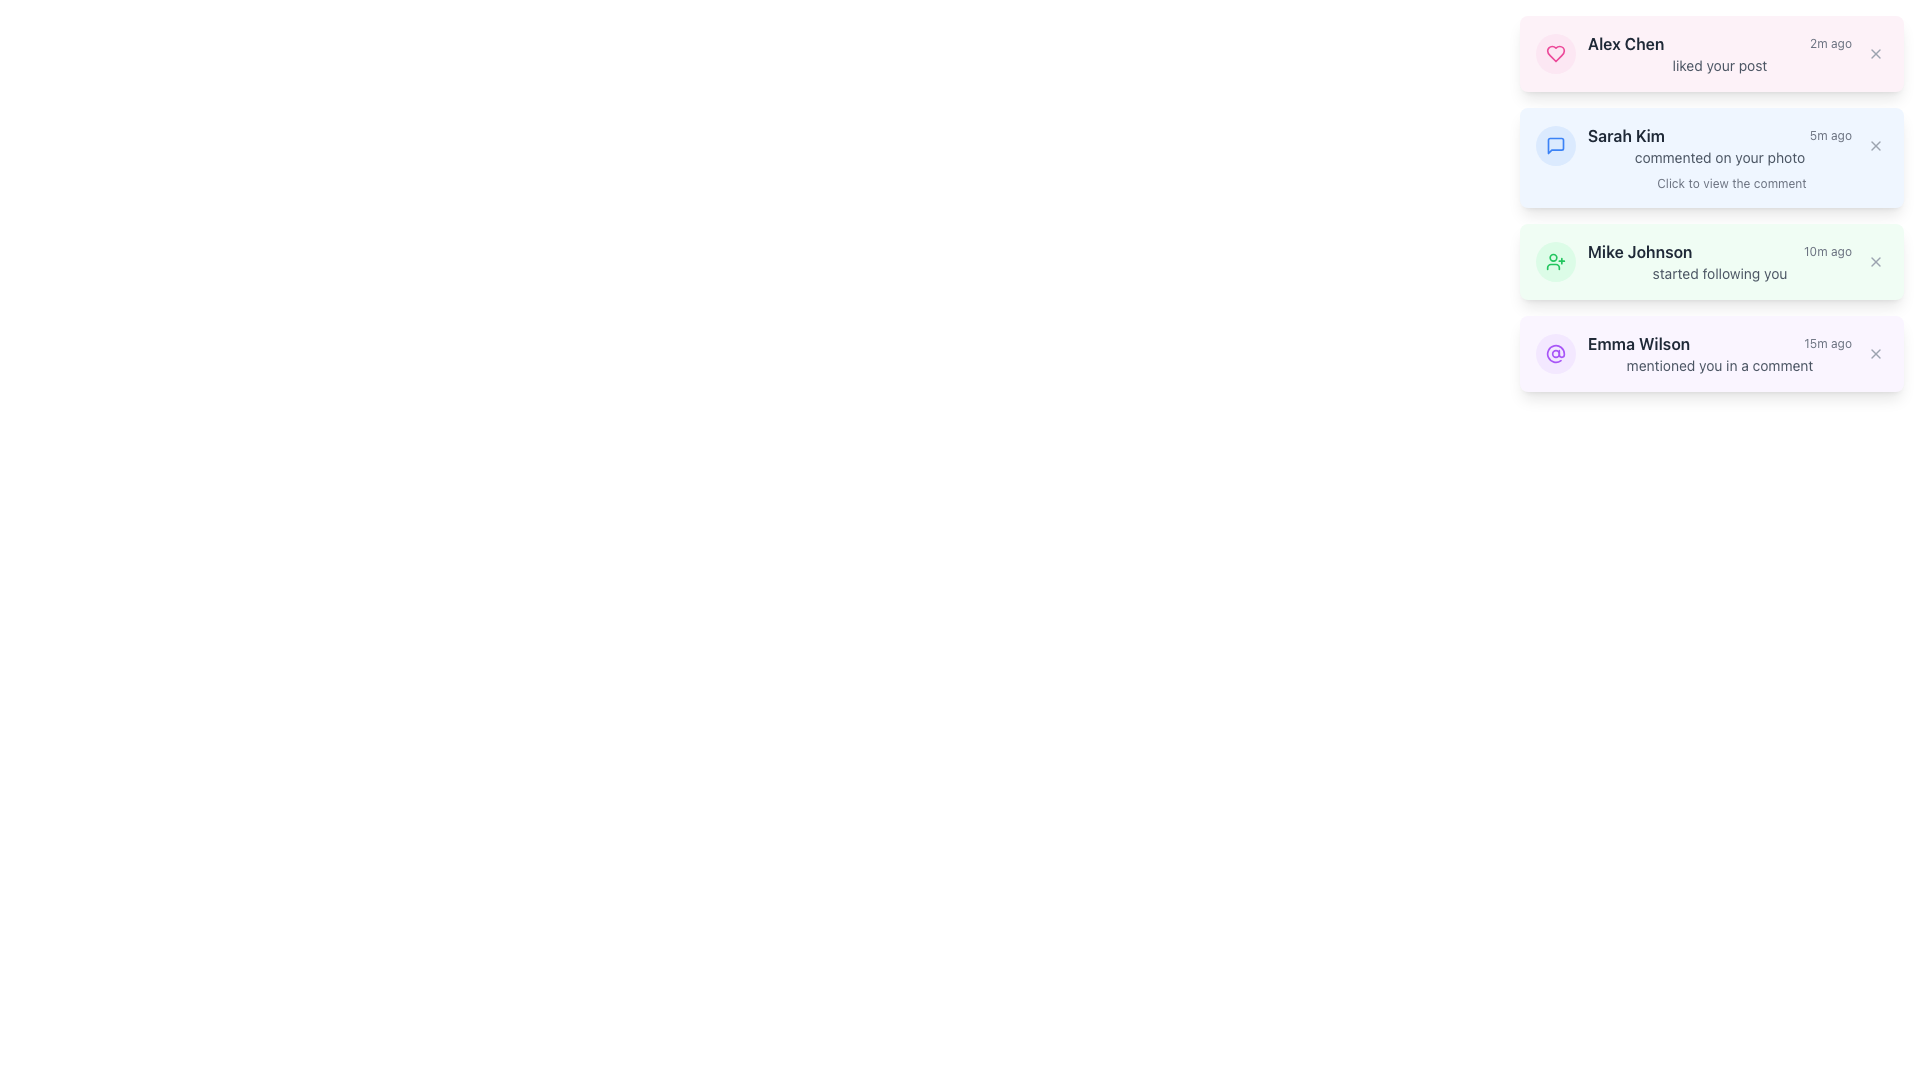 This screenshot has height=1080, width=1920. What do you see at coordinates (1626, 135) in the screenshot?
I see `the text label displaying 'Sarah Kim', which is in bold dark gray font and positioned to the left of the timestamp '5m ago' within the second notification card` at bounding box center [1626, 135].